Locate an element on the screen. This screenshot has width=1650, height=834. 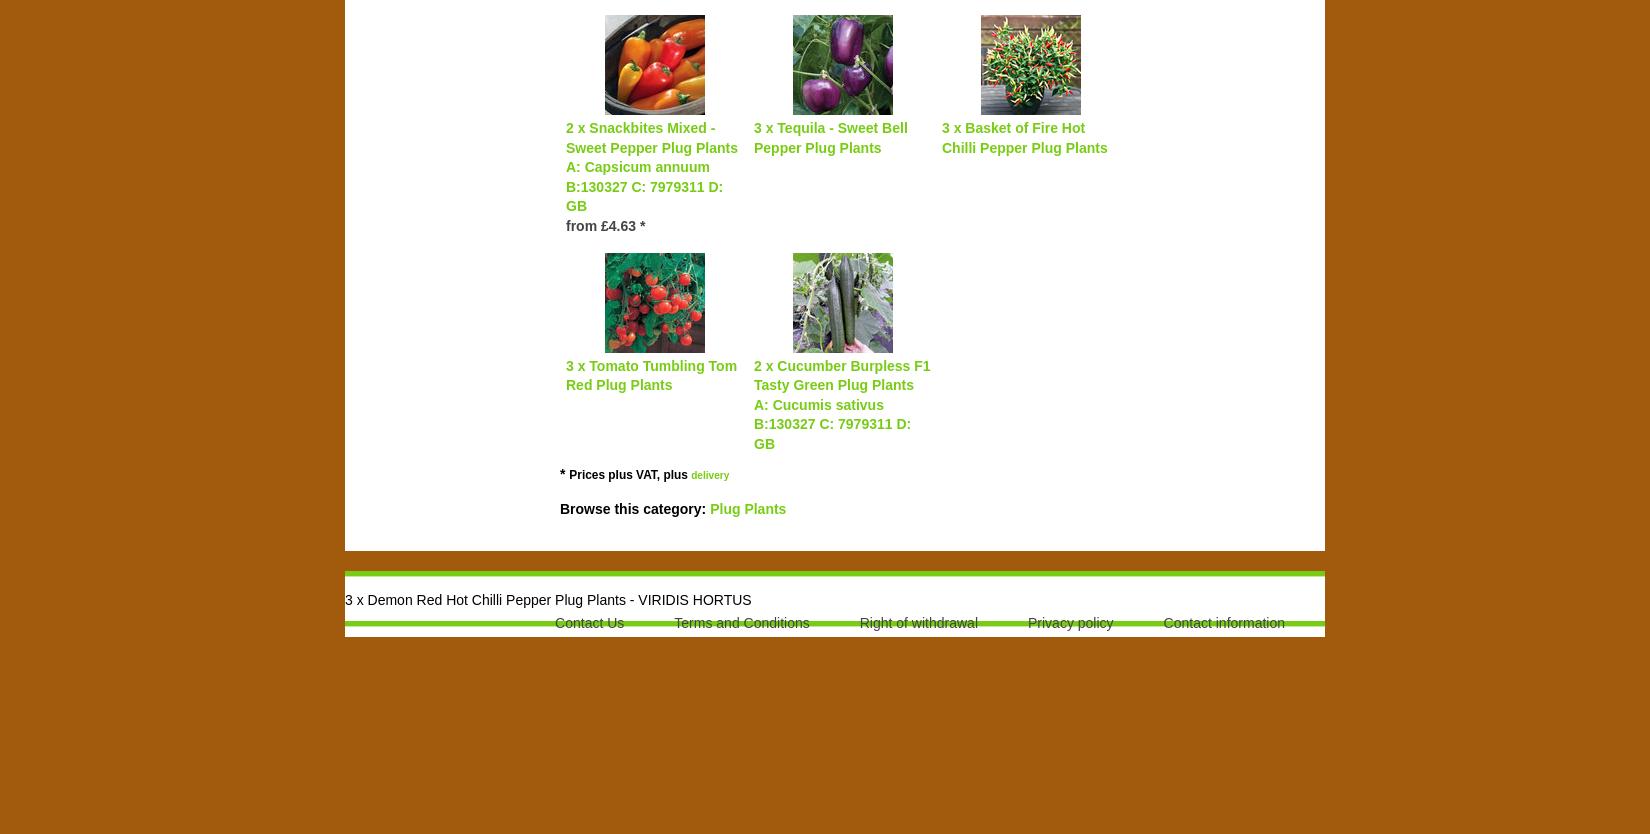
'Plug Plants' is located at coordinates (746, 507).